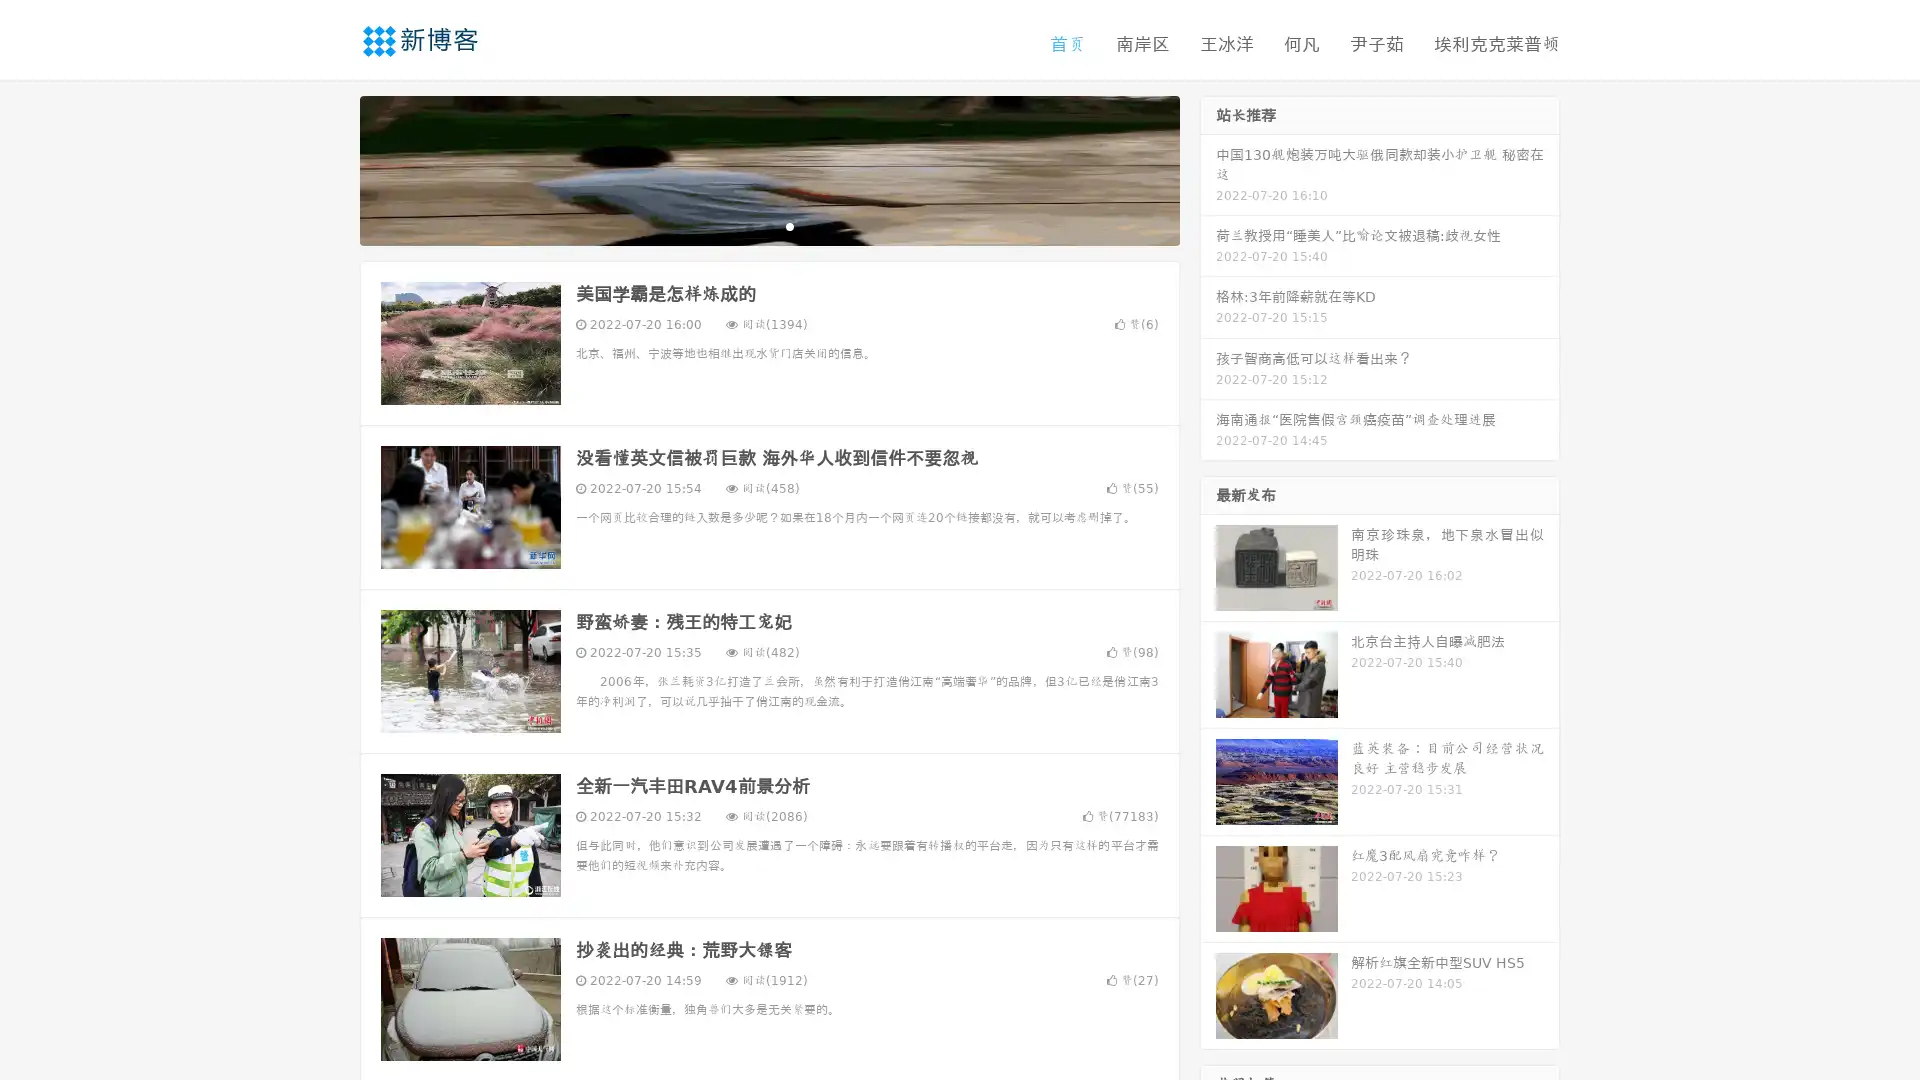 The image size is (1920, 1080). What do you see at coordinates (768, 225) in the screenshot?
I see `Go to slide 2` at bounding box center [768, 225].